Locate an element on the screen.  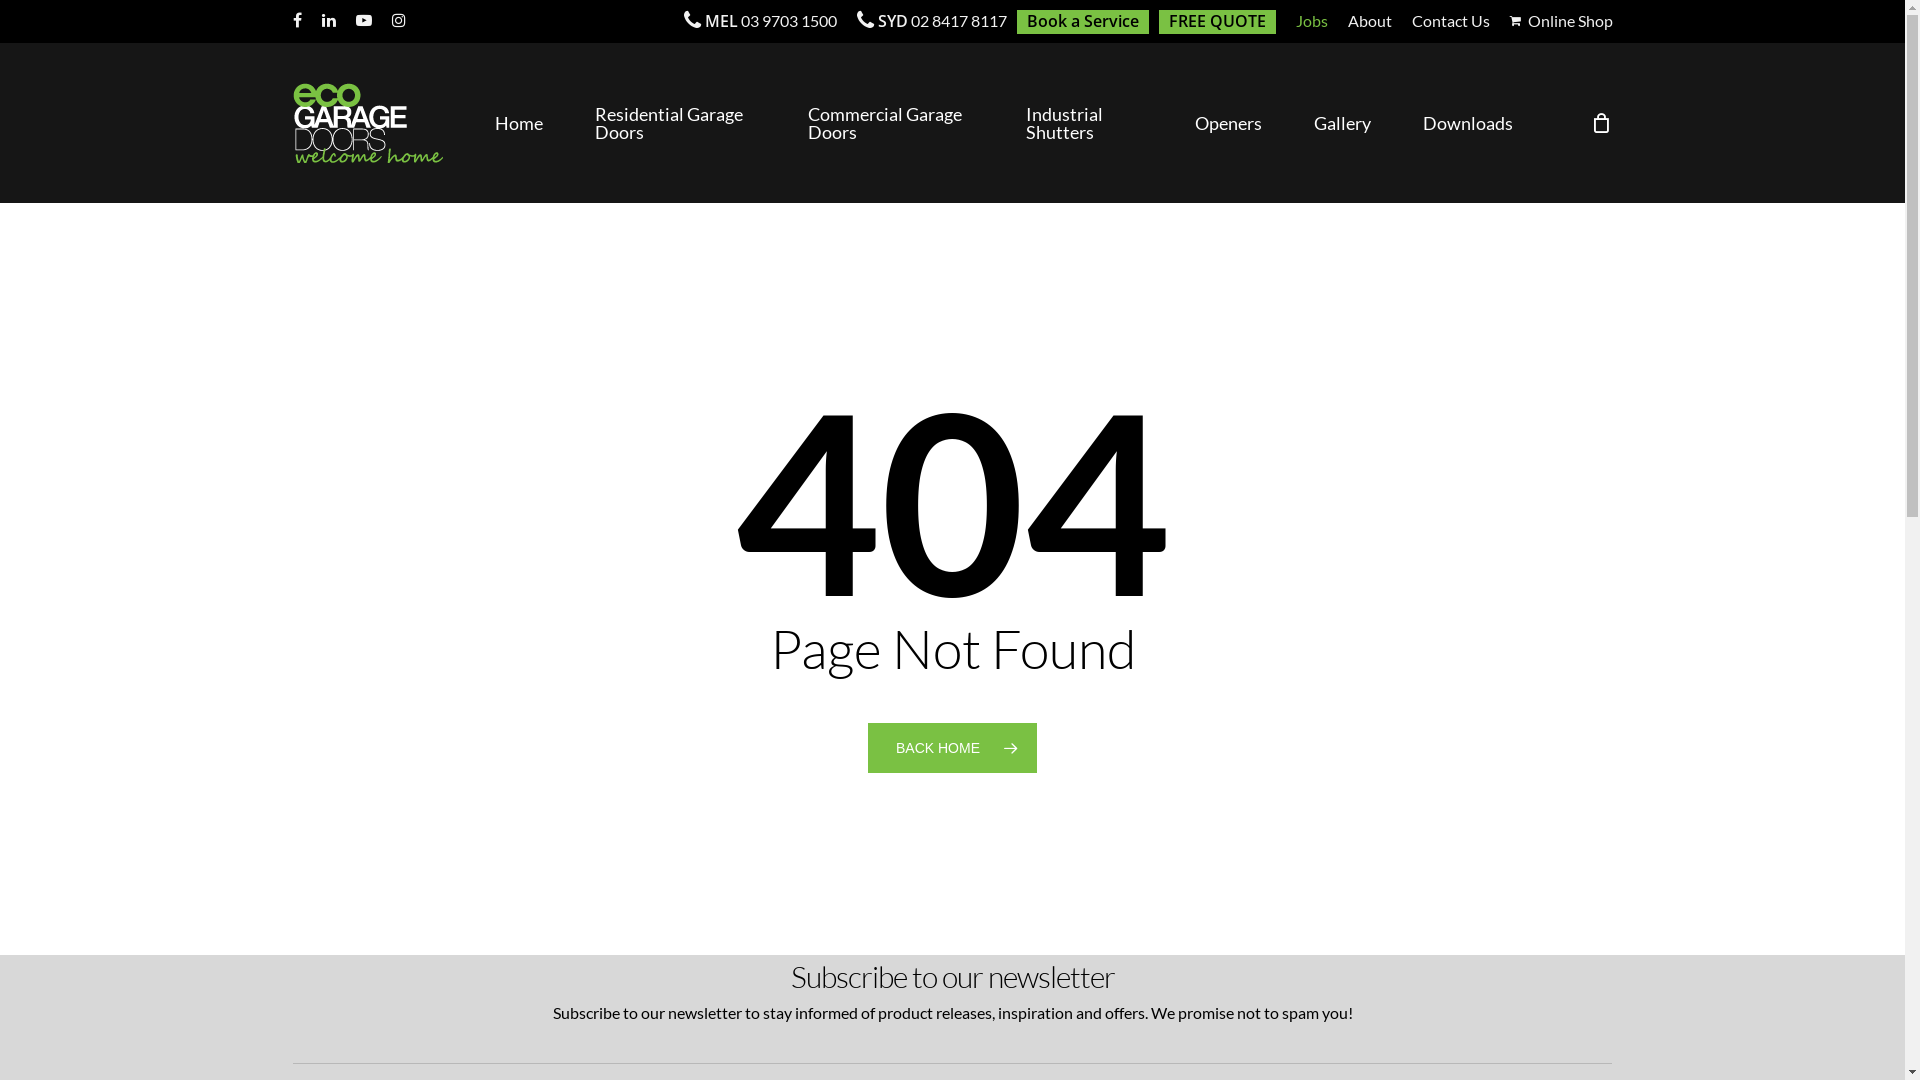
'youtube' is located at coordinates (364, 20).